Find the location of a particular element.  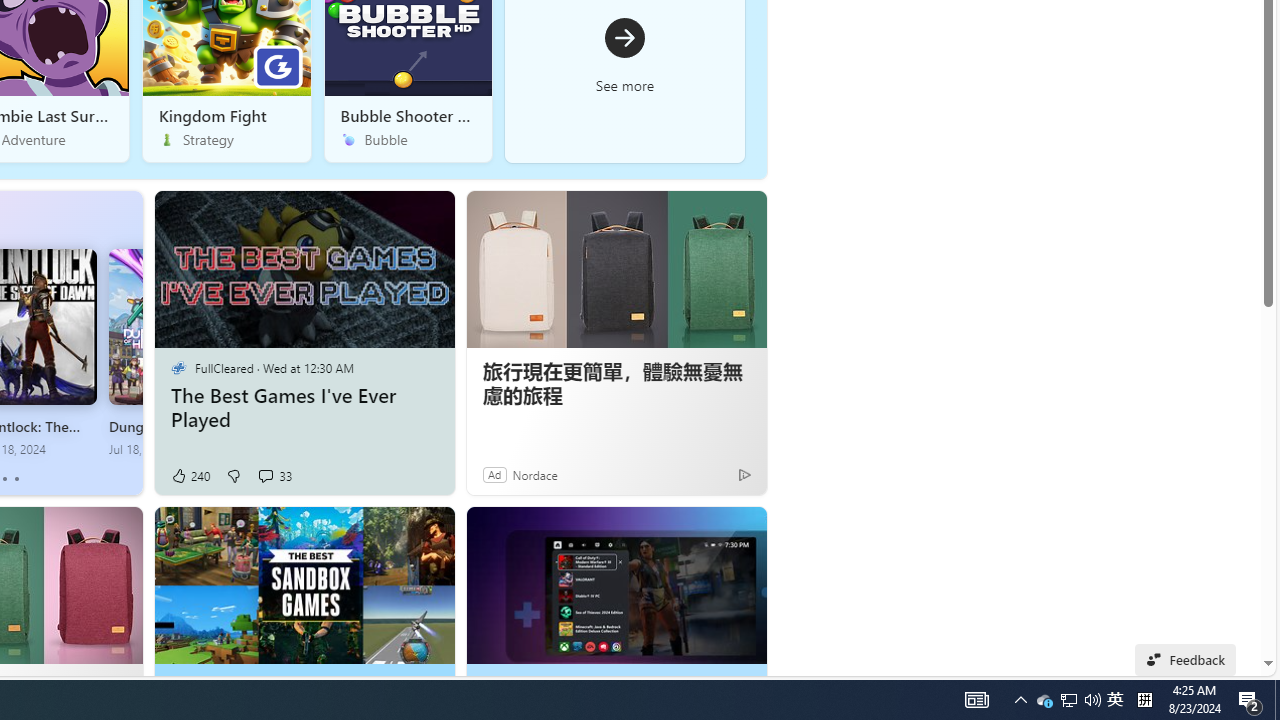

'Ad' is located at coordinates (494, 474).